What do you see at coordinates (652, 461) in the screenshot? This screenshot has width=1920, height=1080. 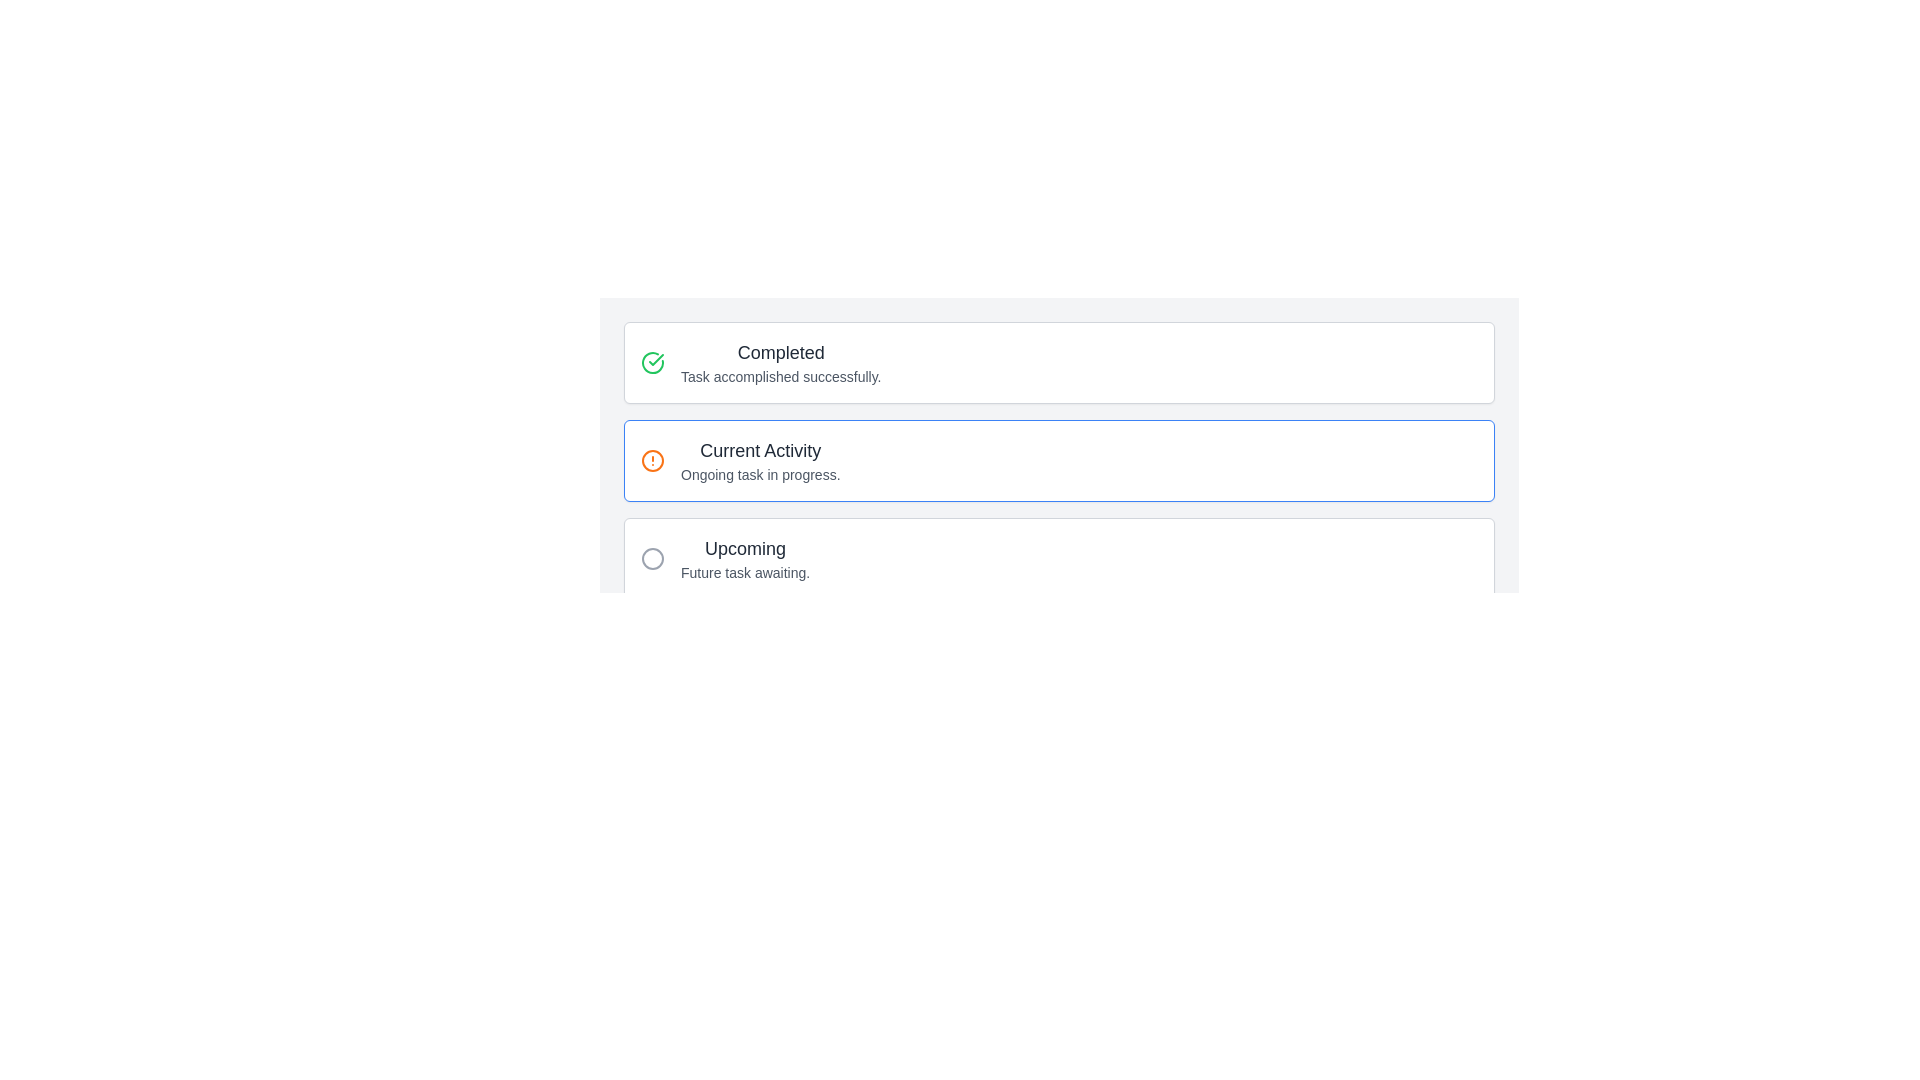 I see `the circular icon with an orange outline and inner cross located to the left of the 'Current Activity' title text` at bounding box center [652, 461].